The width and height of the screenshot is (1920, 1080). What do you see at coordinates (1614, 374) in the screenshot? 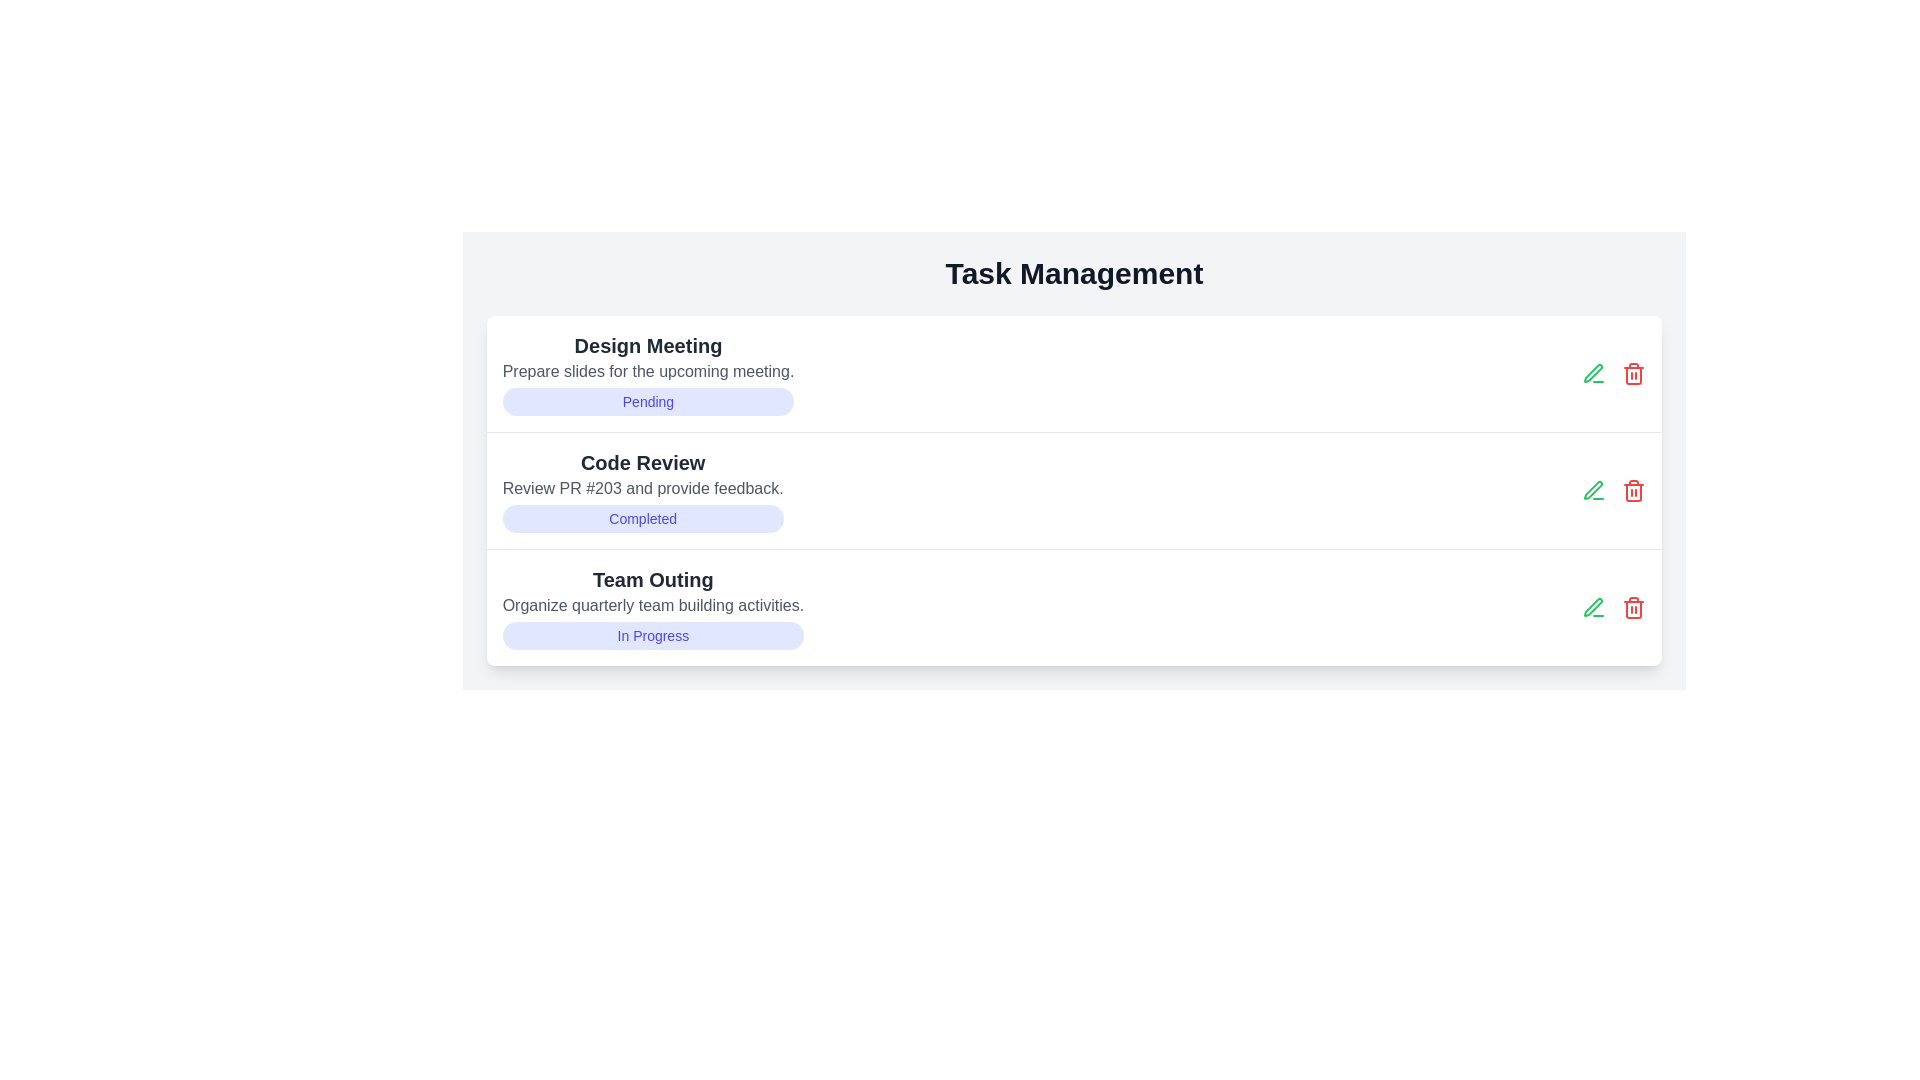
I see `the icon group containing action buttons for editing or deleting tasks, located at the far right of the 'Design Meeting' row` at bounding box center [1614, 374].